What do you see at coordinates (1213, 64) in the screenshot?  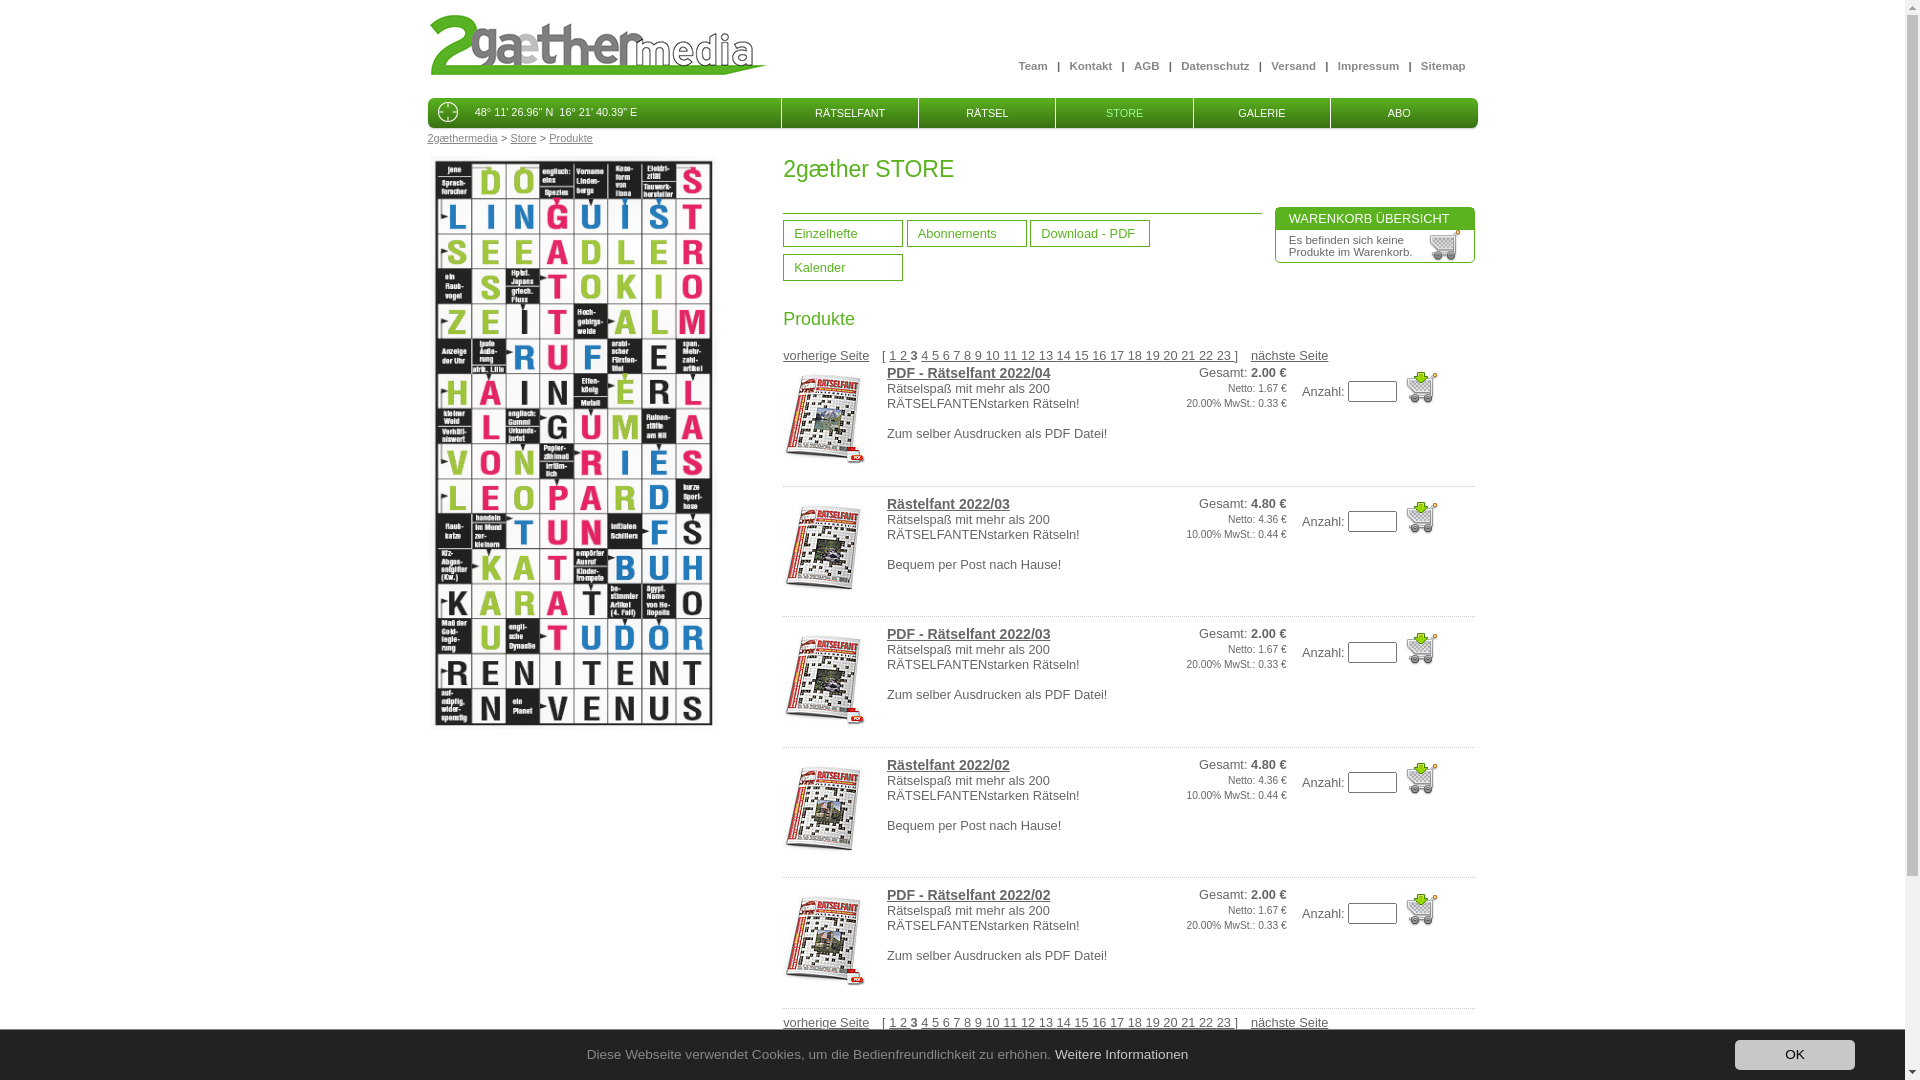 I see `'Datenschutz'` at bounding box center [1213, 64].